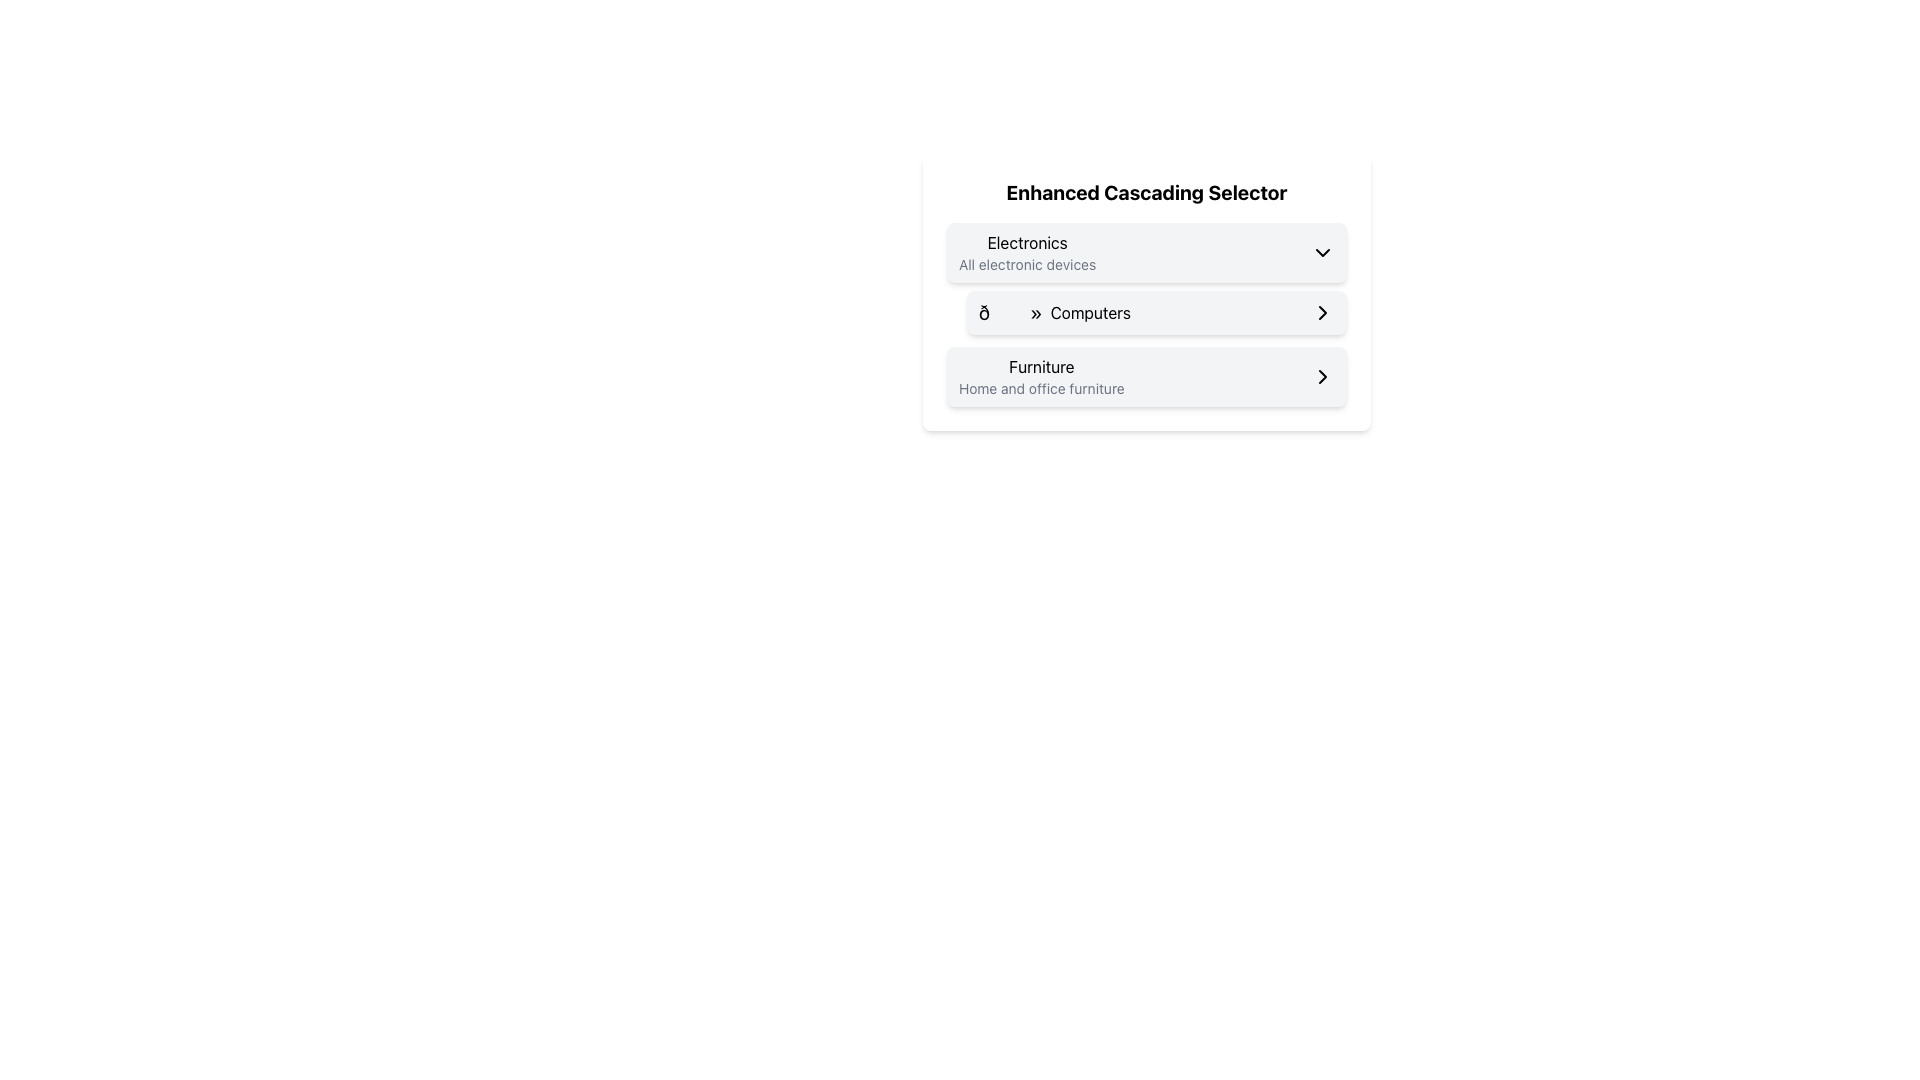 The image size is (1920, 1080). Describe the element at coordinates (1040, 377) in the screenshot. I see `the Text Label which displays 'Furniture' and 'Home and office furniture' in the specified fonts and colors` at that location.